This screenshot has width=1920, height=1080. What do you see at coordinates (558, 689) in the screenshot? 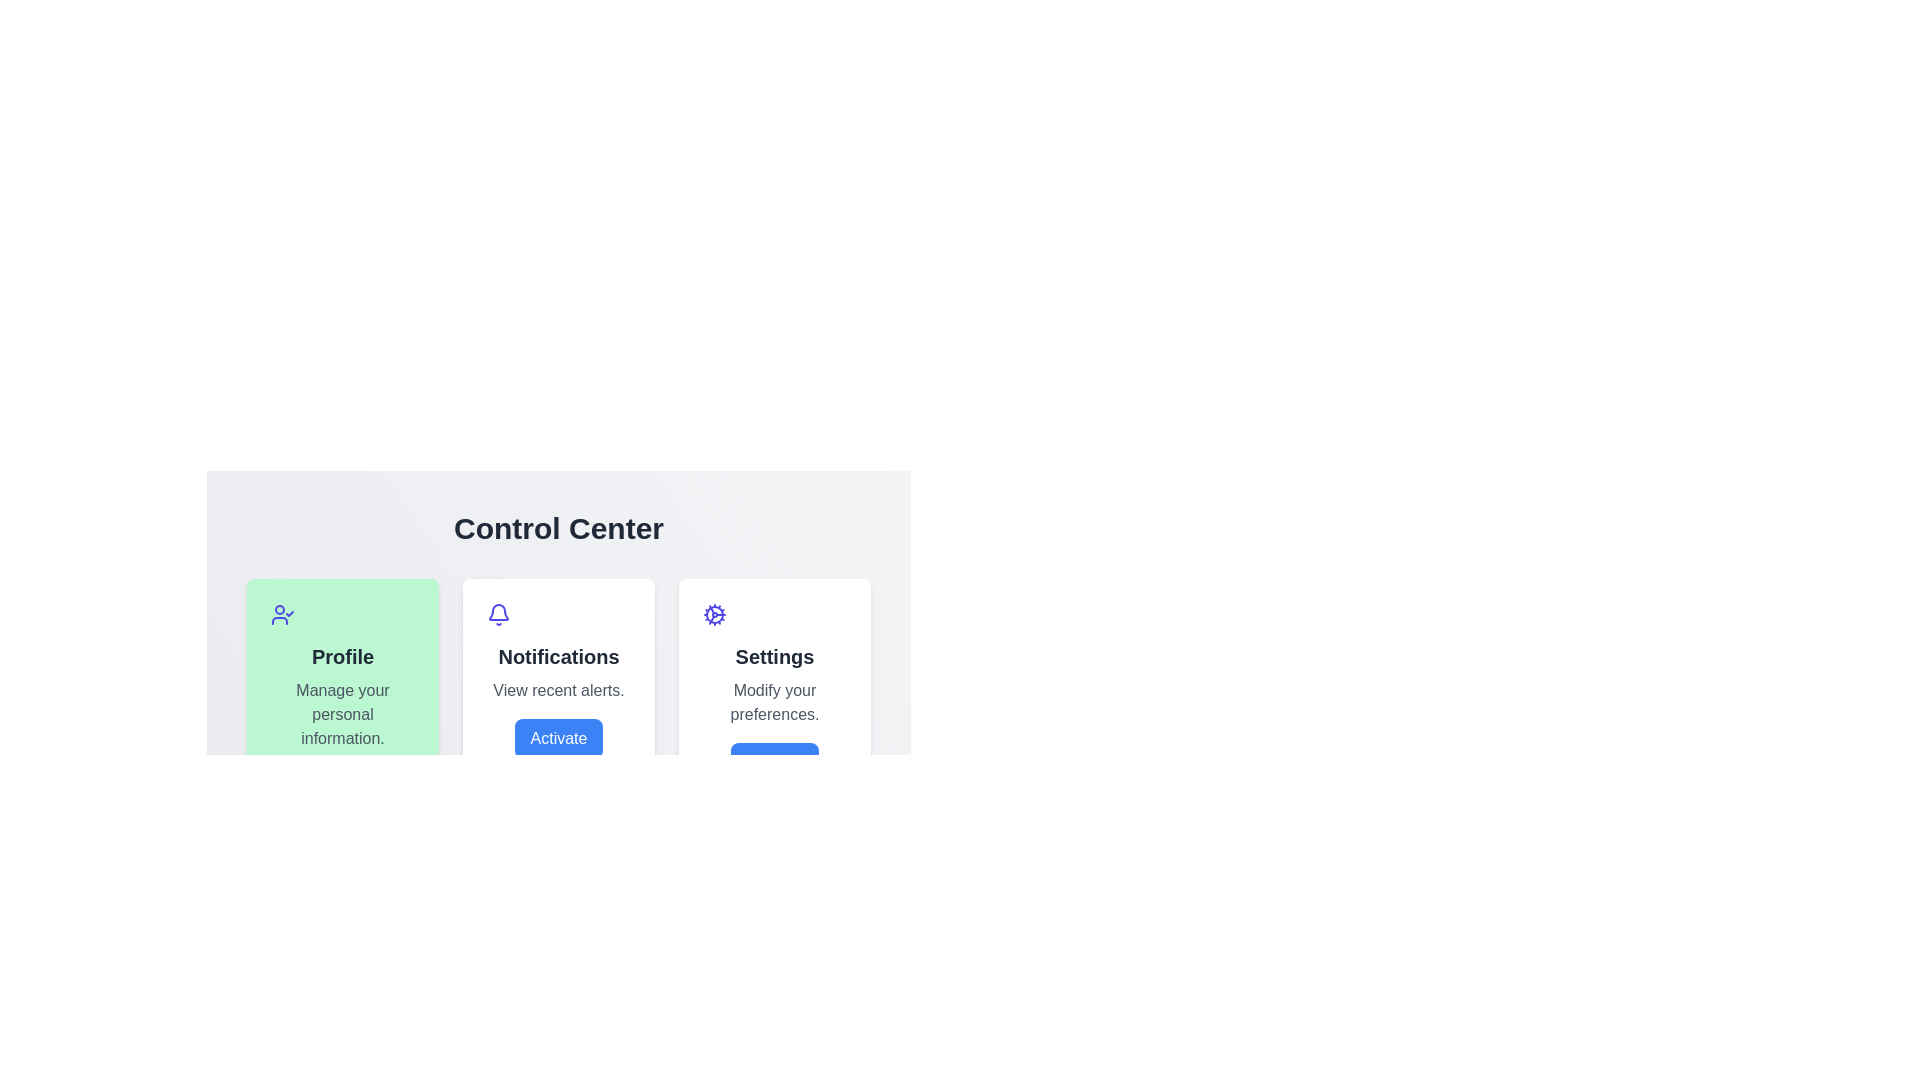
I see `the static text label that informs the user about the availability of recent alerts, located in the Notifications card section, below the Notifications title and above the Activate button` at bounding box center [558, 689].